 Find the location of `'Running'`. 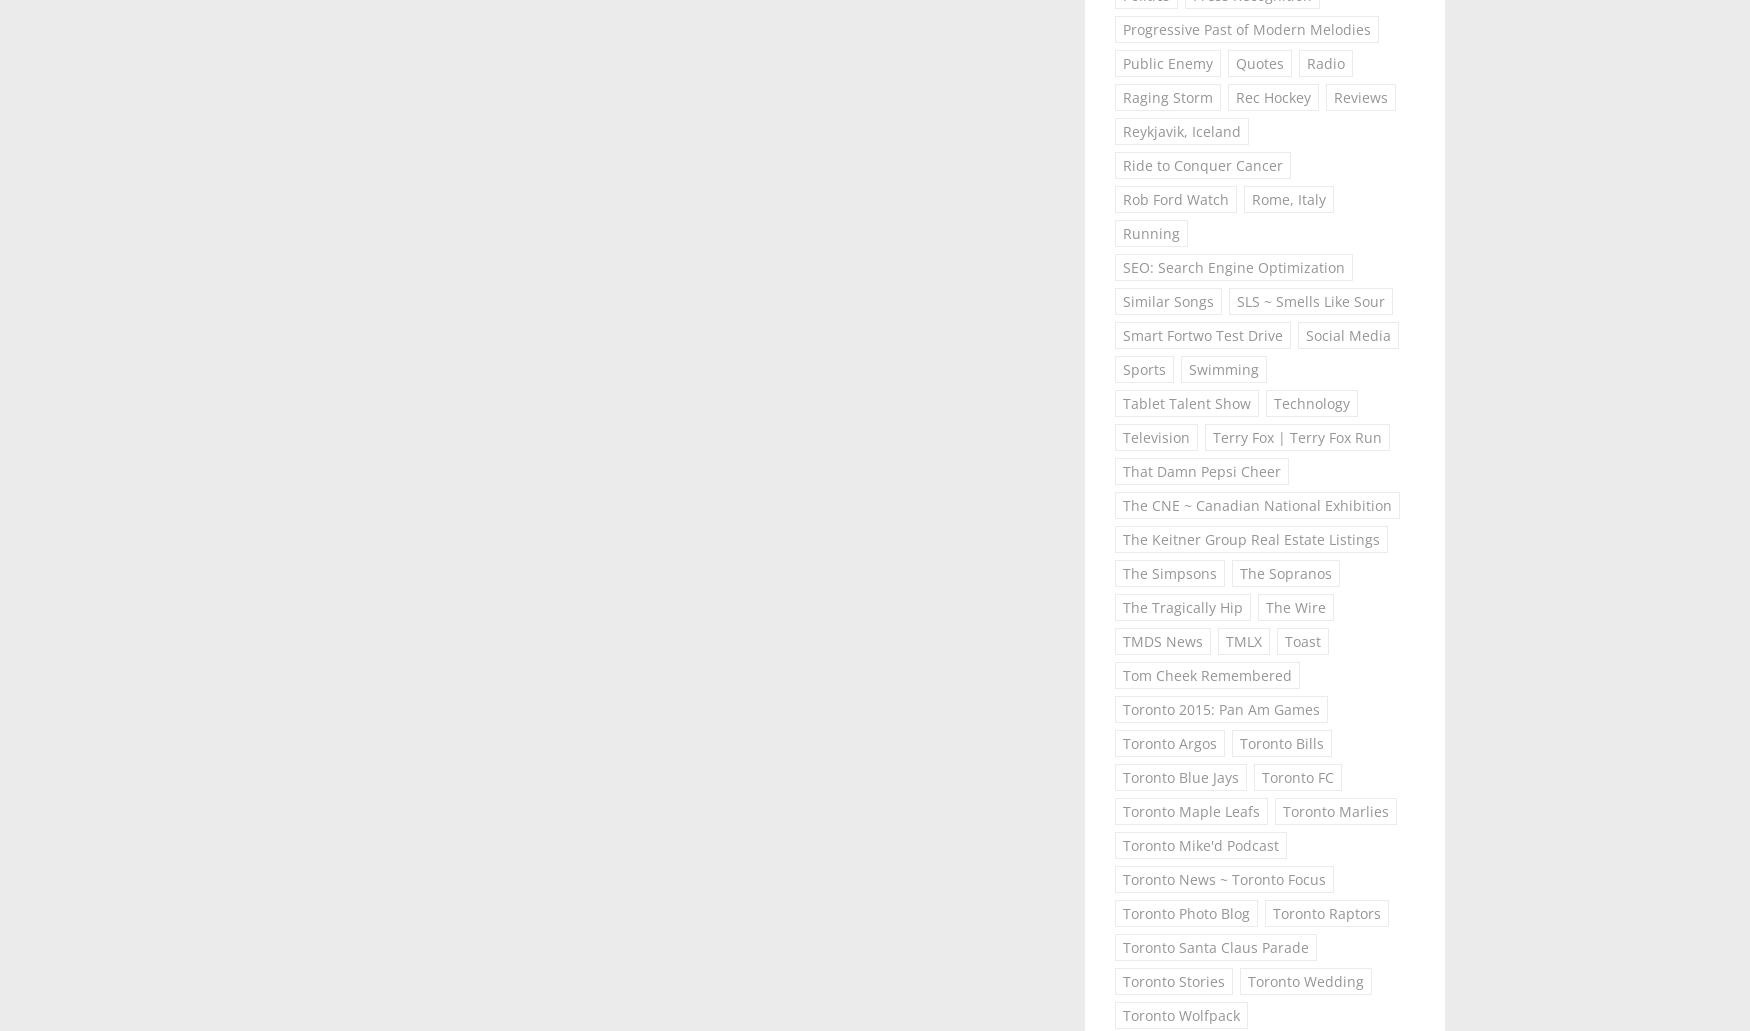

'Running' is located at coordinates (1150, 232).